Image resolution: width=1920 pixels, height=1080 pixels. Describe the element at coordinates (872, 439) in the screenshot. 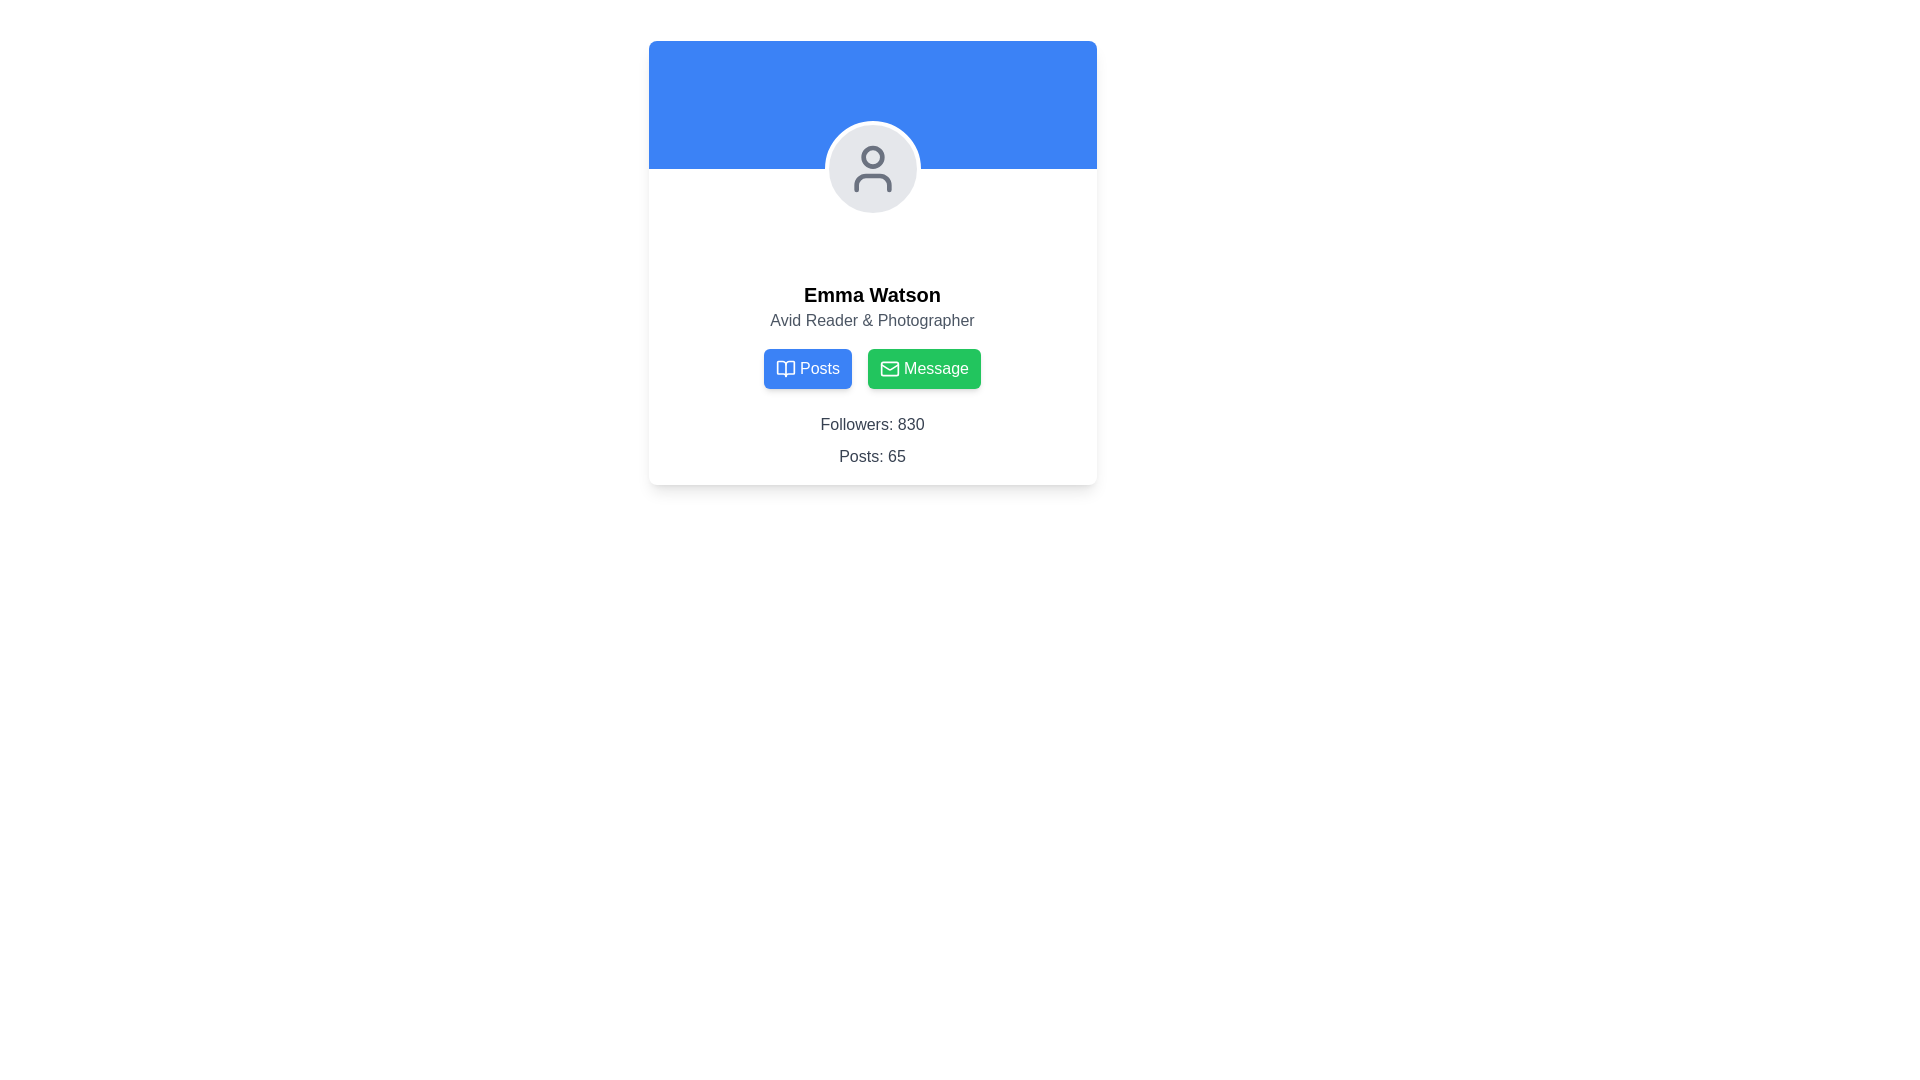

I see `the text display showing user statistics for the profile of 'Emma Watson', located beneath the name and buttons` at that location.